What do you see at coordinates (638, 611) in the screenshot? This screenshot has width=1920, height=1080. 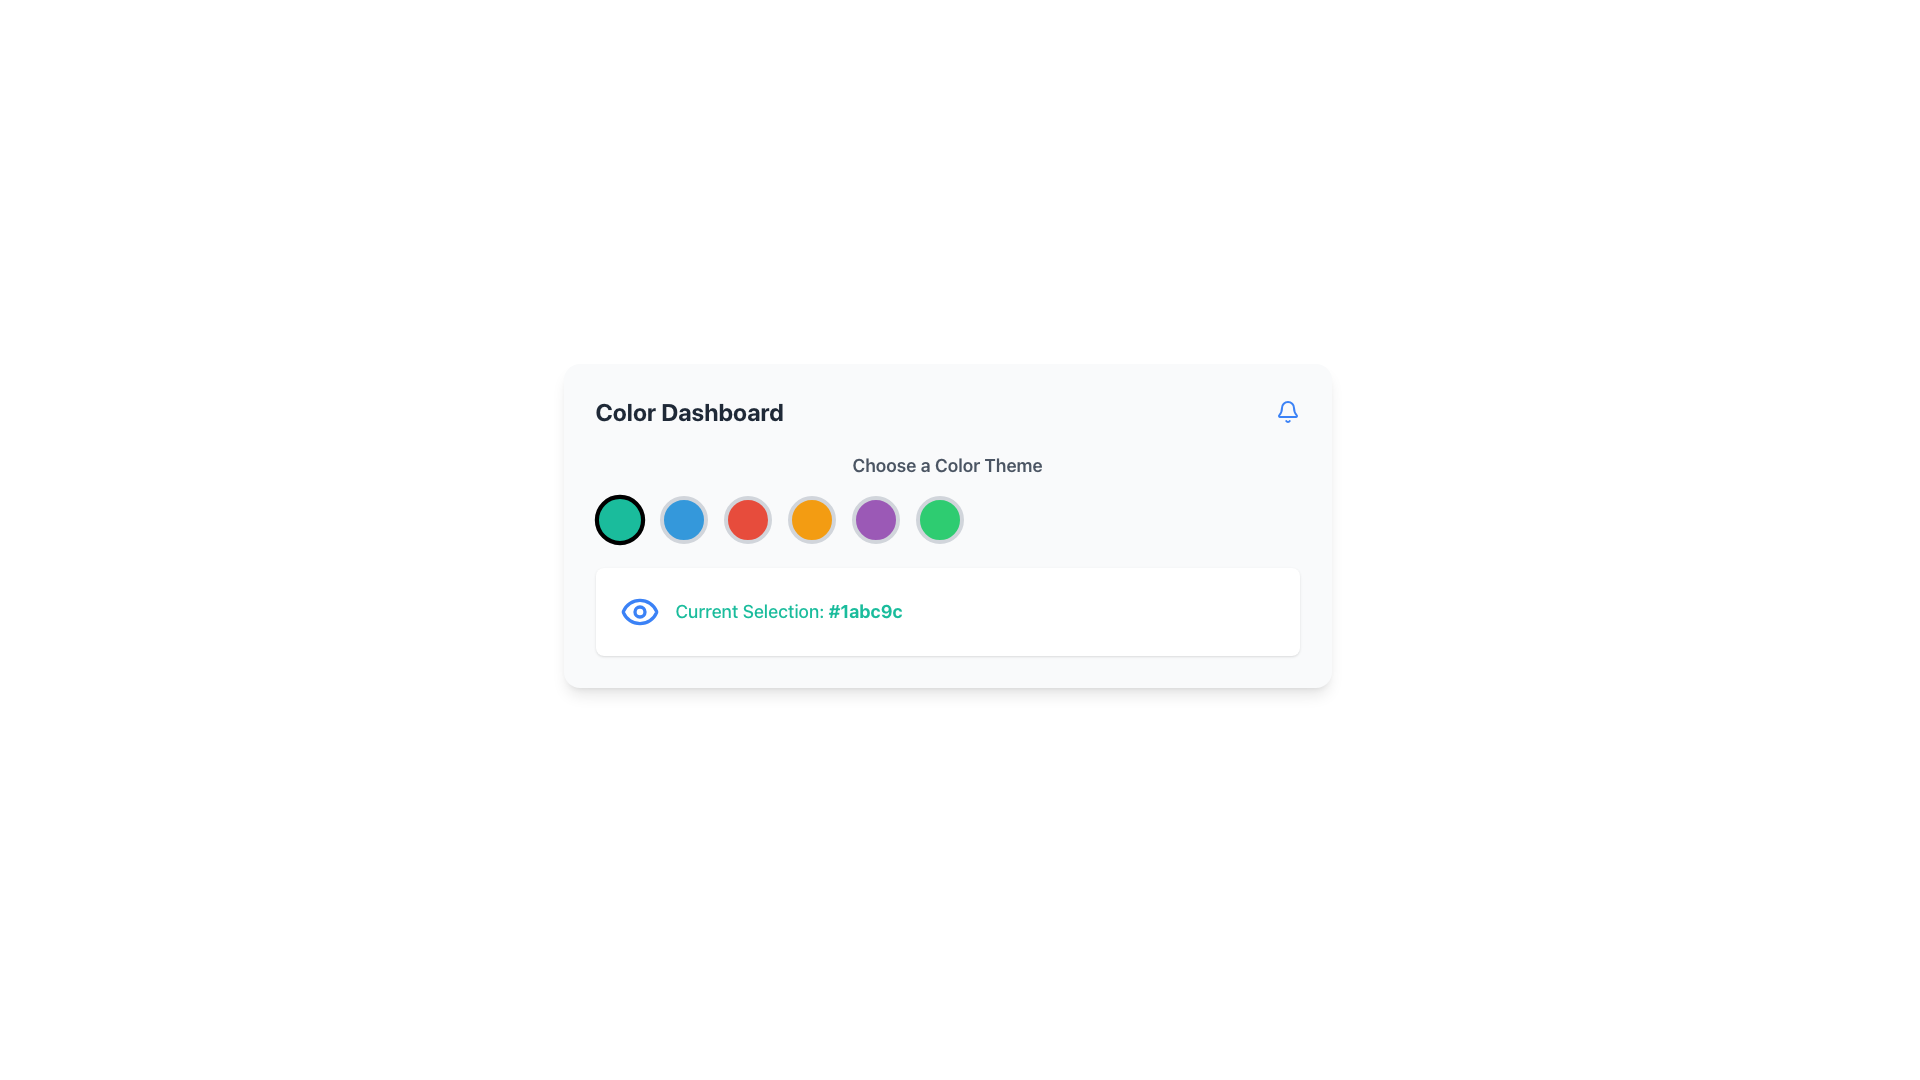 I see `the eye icon located to the left of the text 'Current Selection: #1abc9c' within a white box` at bounding box center [638, 611].